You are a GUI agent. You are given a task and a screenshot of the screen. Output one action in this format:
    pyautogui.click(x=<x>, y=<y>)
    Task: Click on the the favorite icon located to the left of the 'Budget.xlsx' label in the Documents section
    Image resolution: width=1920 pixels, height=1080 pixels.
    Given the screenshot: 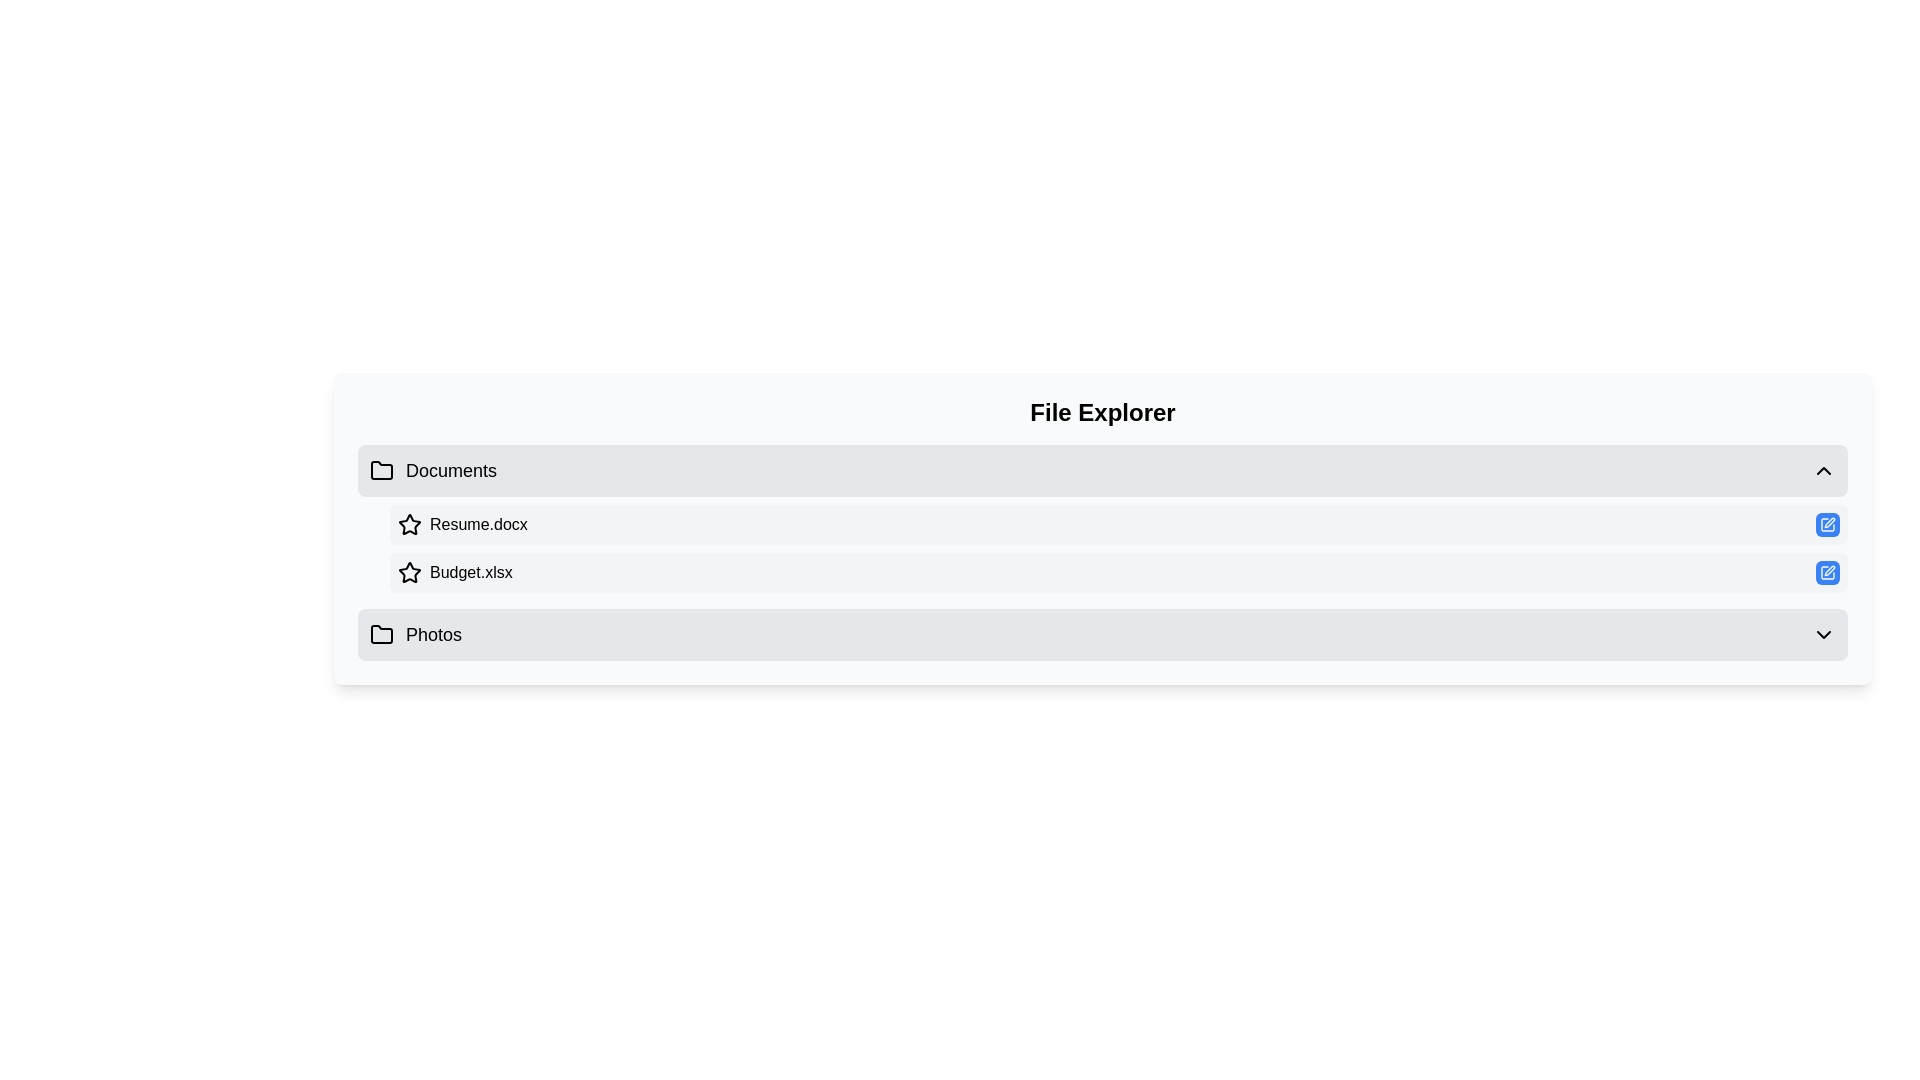 What is the action you would take?
    pyautogui.click(x=408, y=573)
    